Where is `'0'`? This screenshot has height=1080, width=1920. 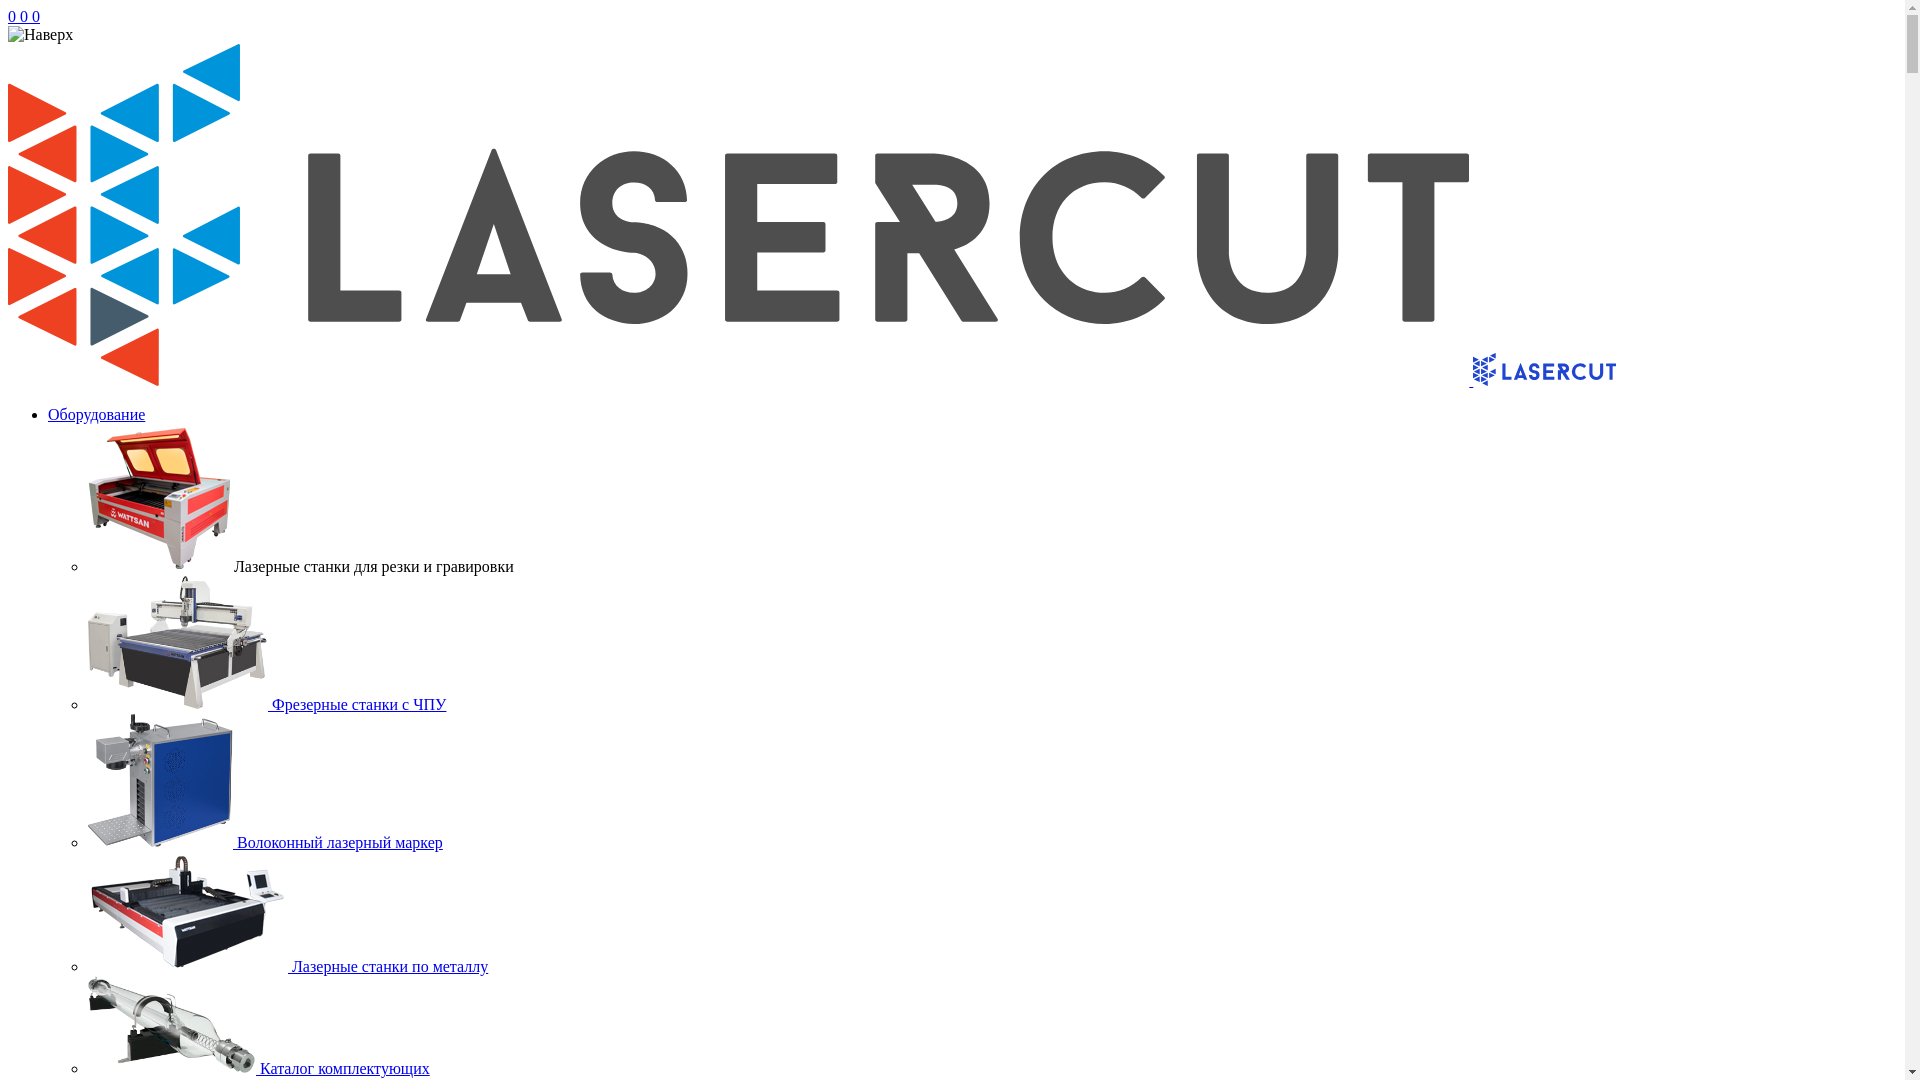
'0' is located at coordinates (14, 16).